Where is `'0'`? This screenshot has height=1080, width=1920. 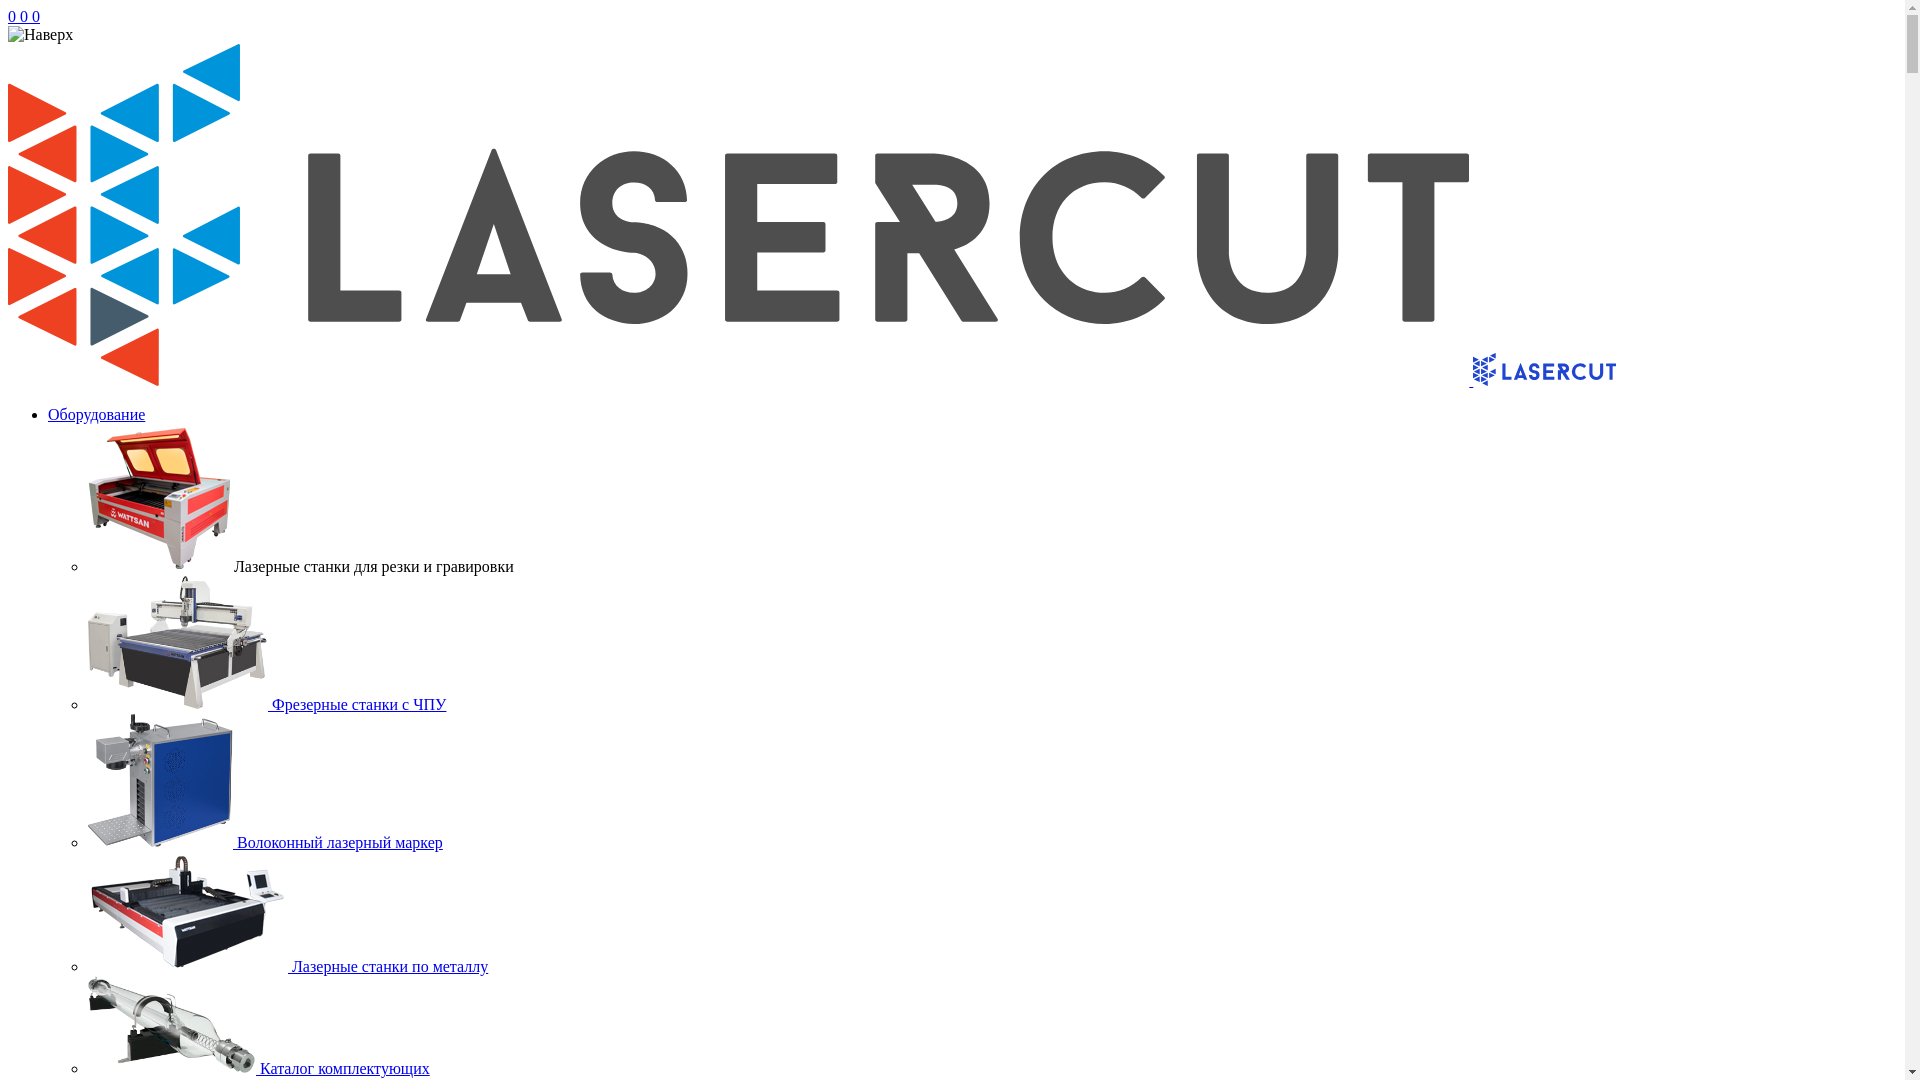
'0' is located at coordinates (14, 16).